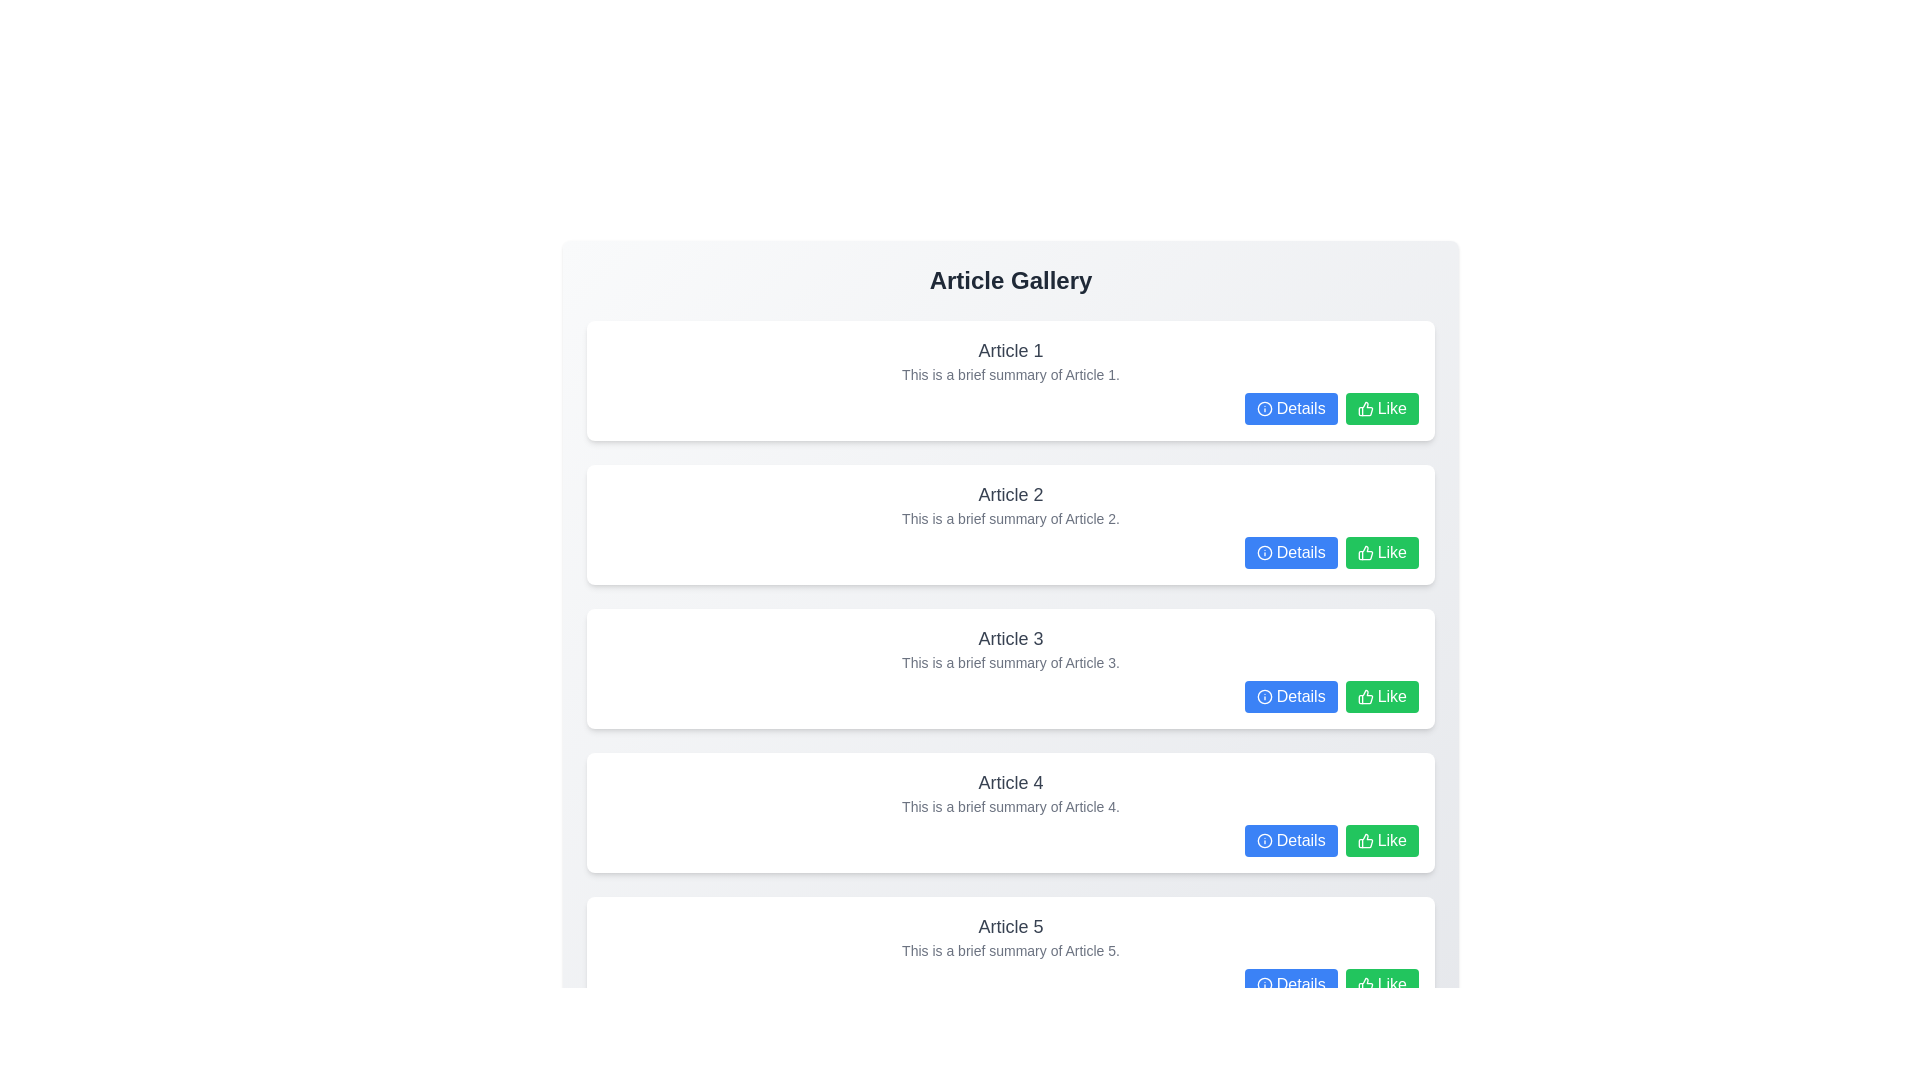 The width and height of the screenshot is (1920, 1080). What do you see at coordinates (1263, 840) in the screenshot?
I see `the visual representation of the circular blue and white icon located to the left of the 'Details' text within the 'Details' button of the fourth card, corresponding to 'Article 4'` at bounding box center [1263, 840].